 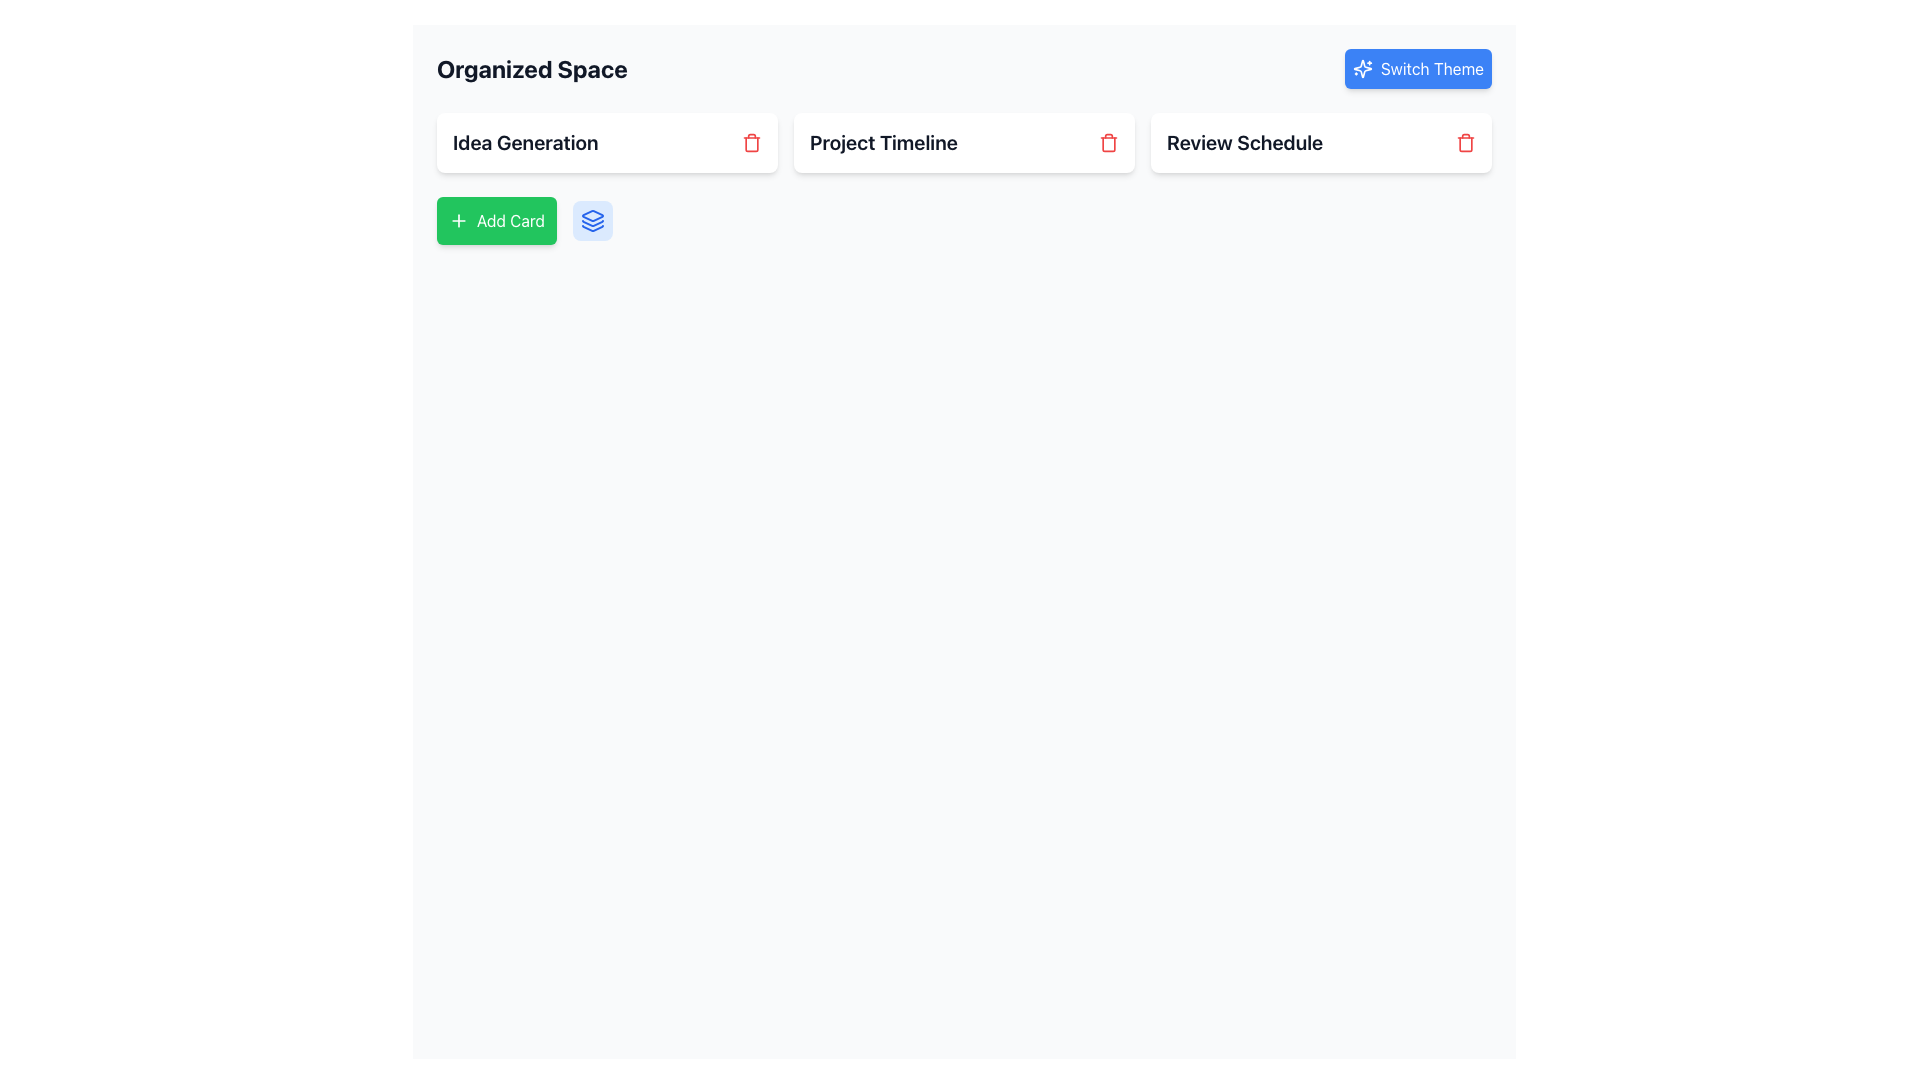 I want to click on to select the 'Project Timeline' card element, which serves as a selectable and deletable card in the grid layout, so click(x=964, y=141).